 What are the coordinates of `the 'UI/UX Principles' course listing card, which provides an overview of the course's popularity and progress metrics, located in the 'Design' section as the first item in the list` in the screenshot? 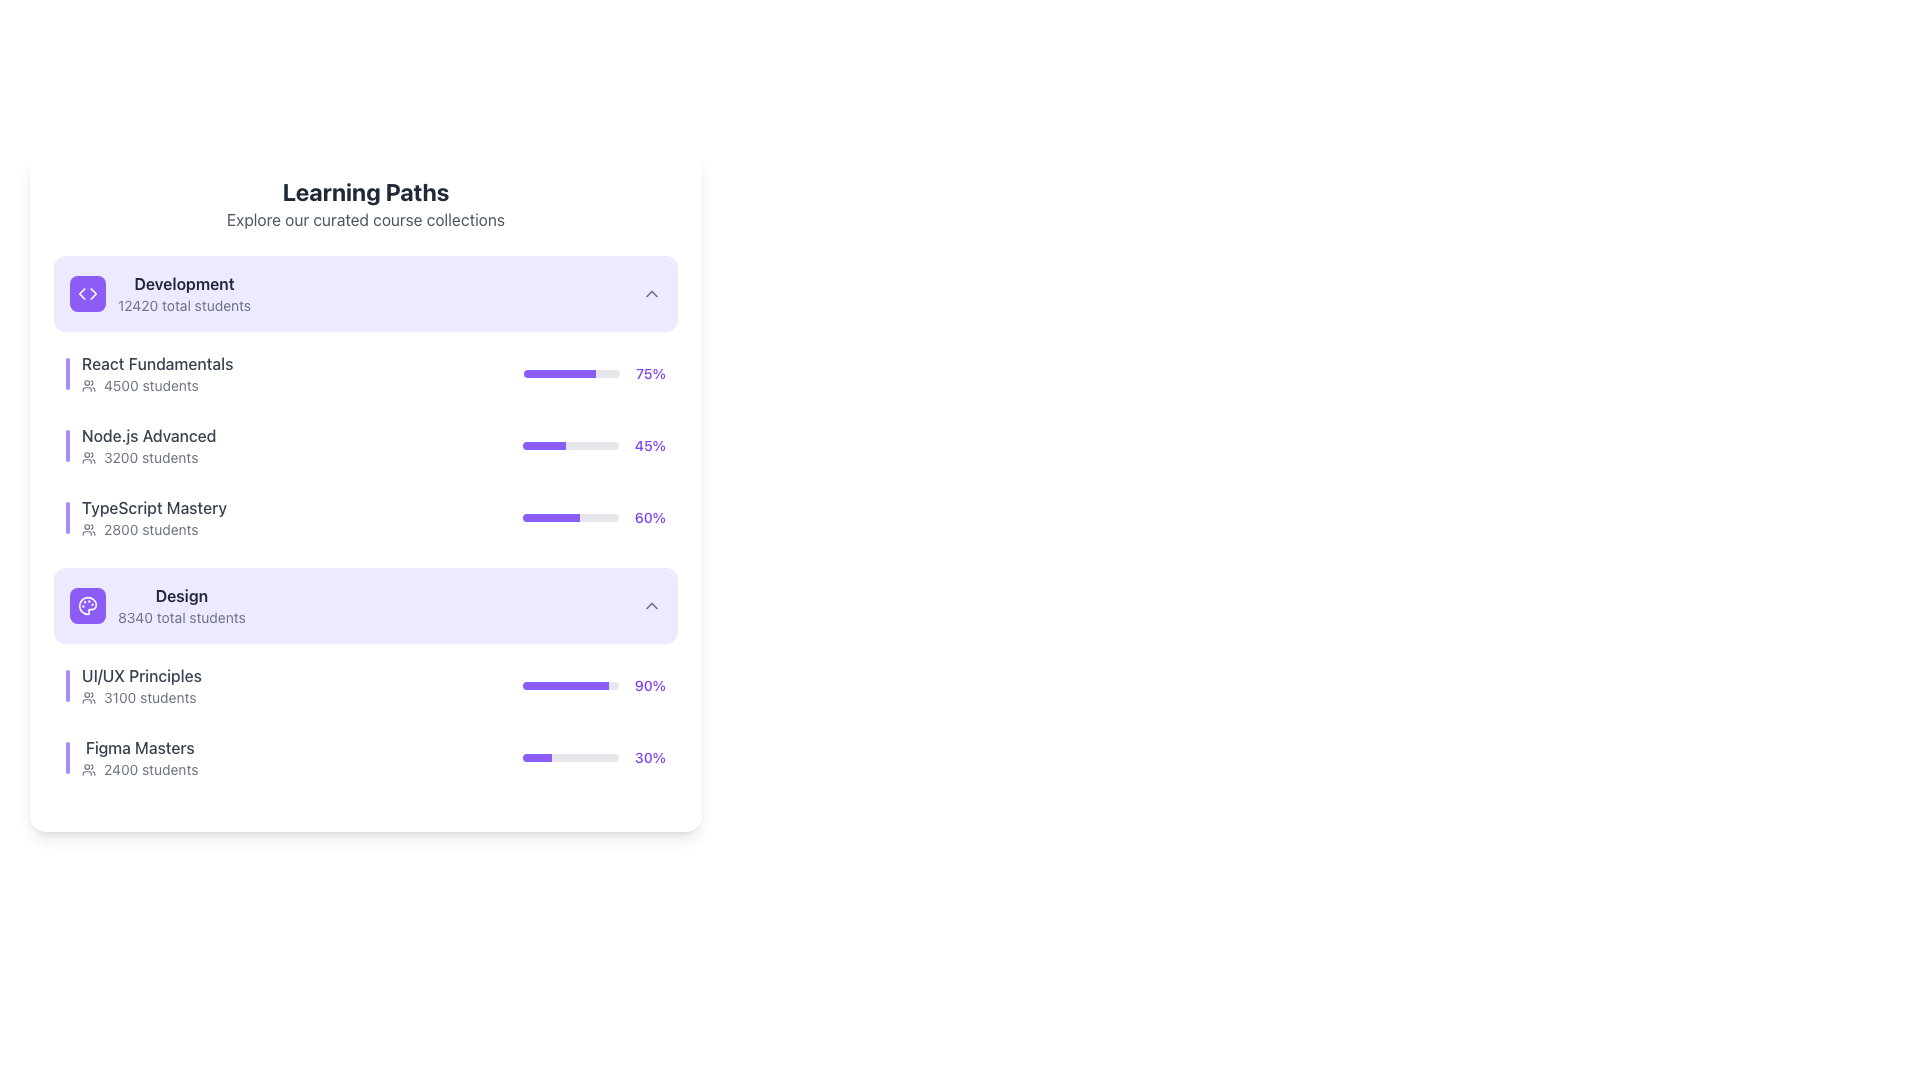 It's located at (365, 721).